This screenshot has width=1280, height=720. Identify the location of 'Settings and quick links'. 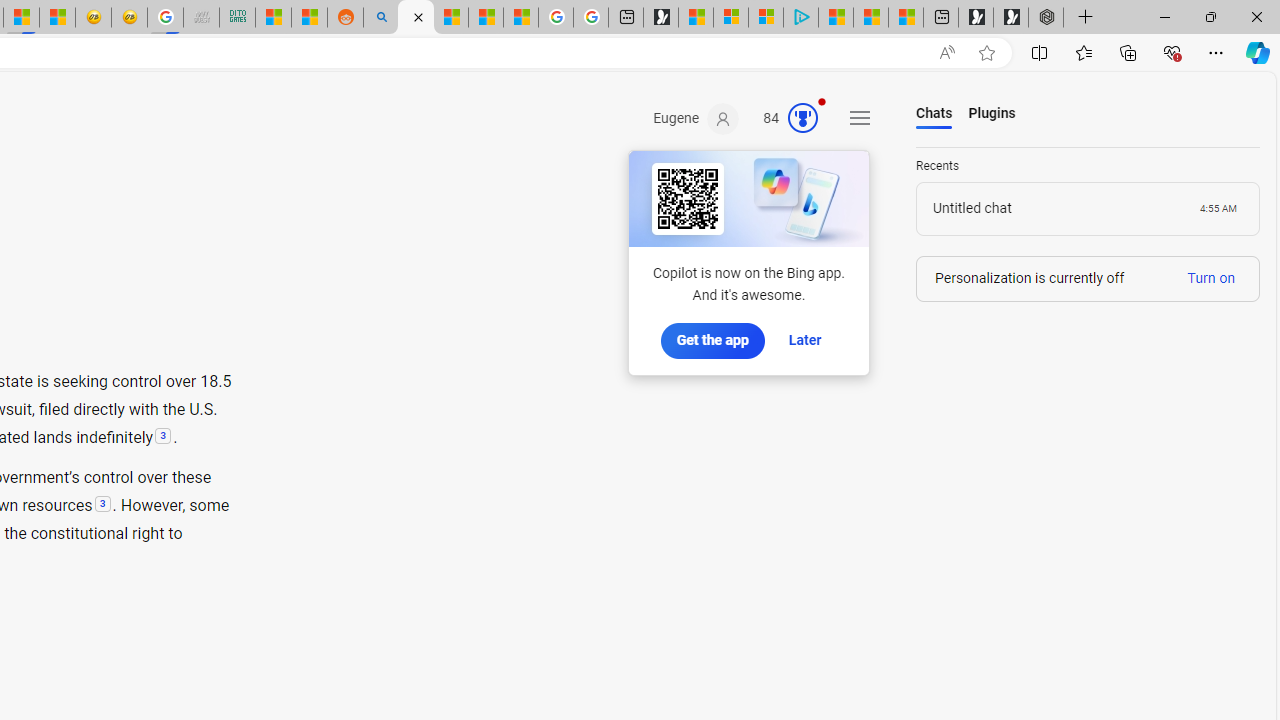
(860, 118).